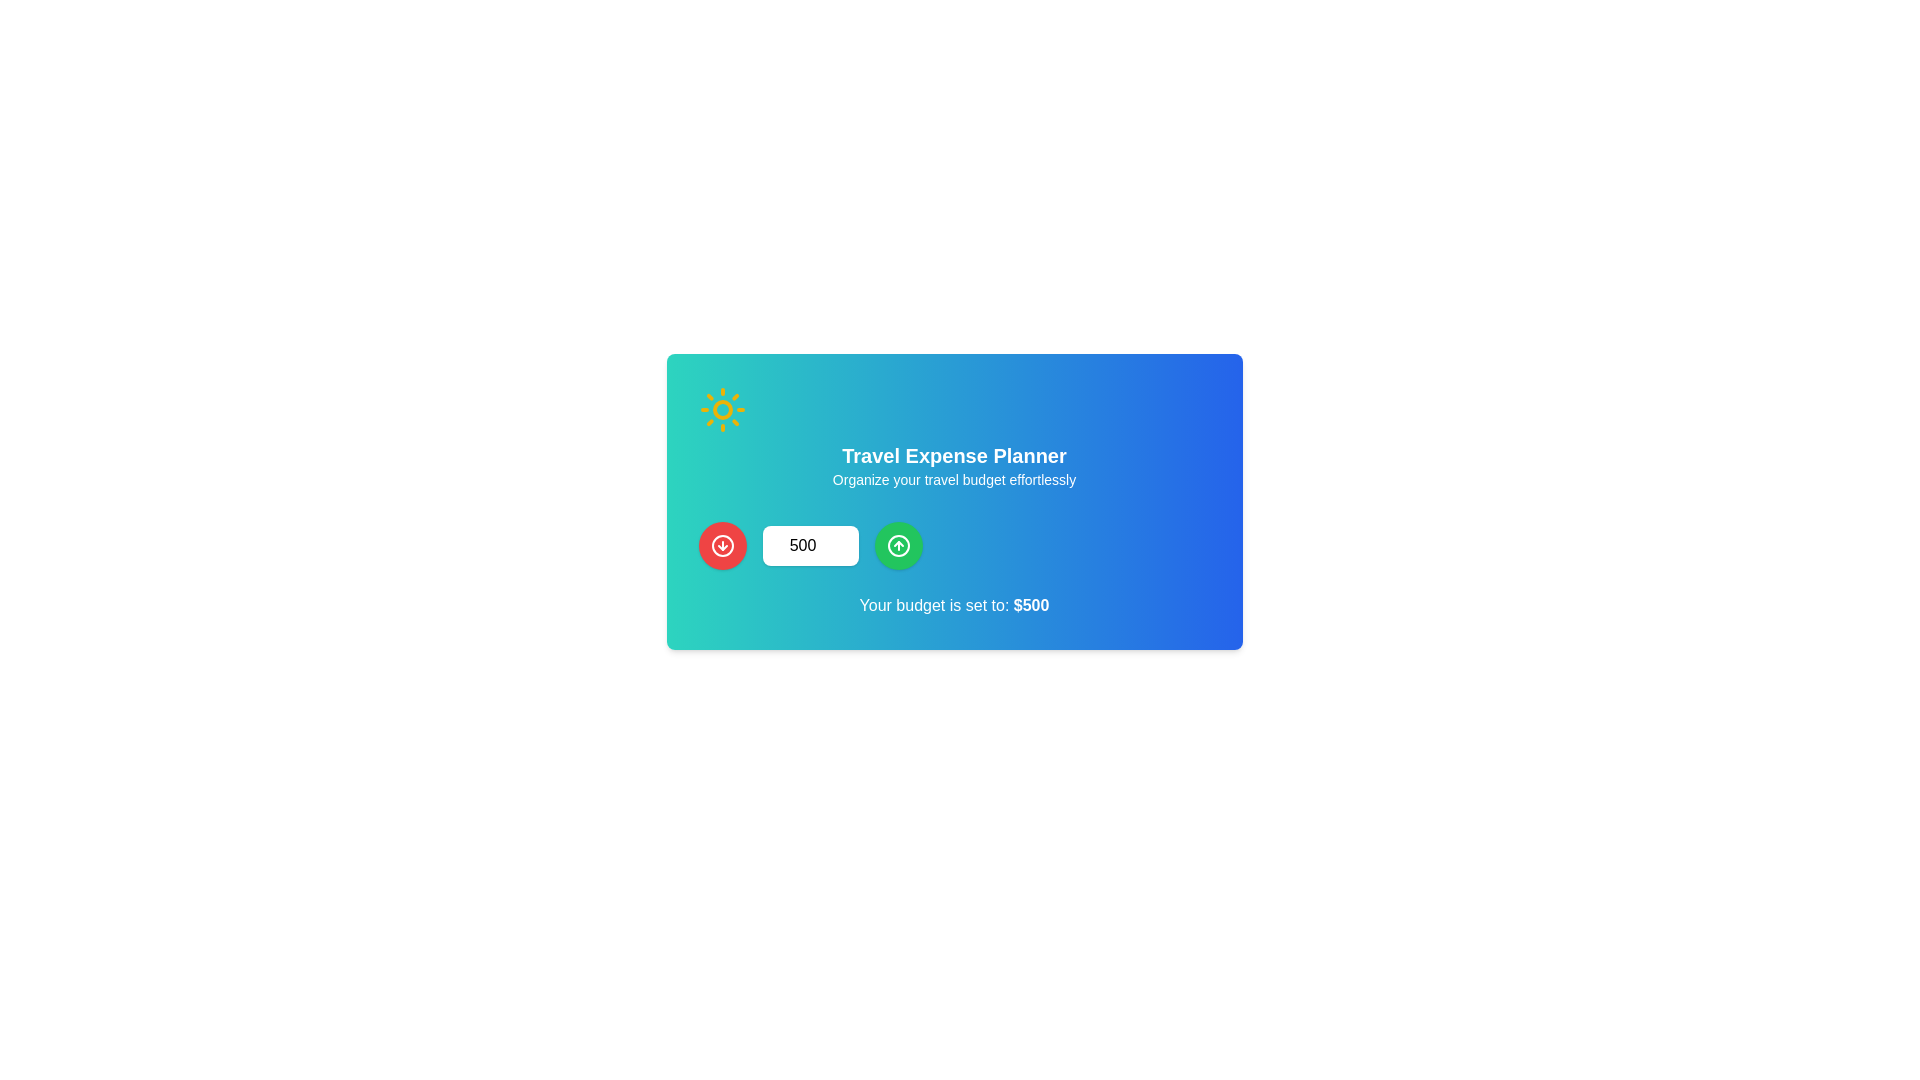 The height and width of the screenshot is (1080, 1920). What do you see at coordinates (897, 546) in the screenshot?
I see `the Icon button located to the right of the numeric input field within the rounded green-bordered background` at bounding box center [897, 546].